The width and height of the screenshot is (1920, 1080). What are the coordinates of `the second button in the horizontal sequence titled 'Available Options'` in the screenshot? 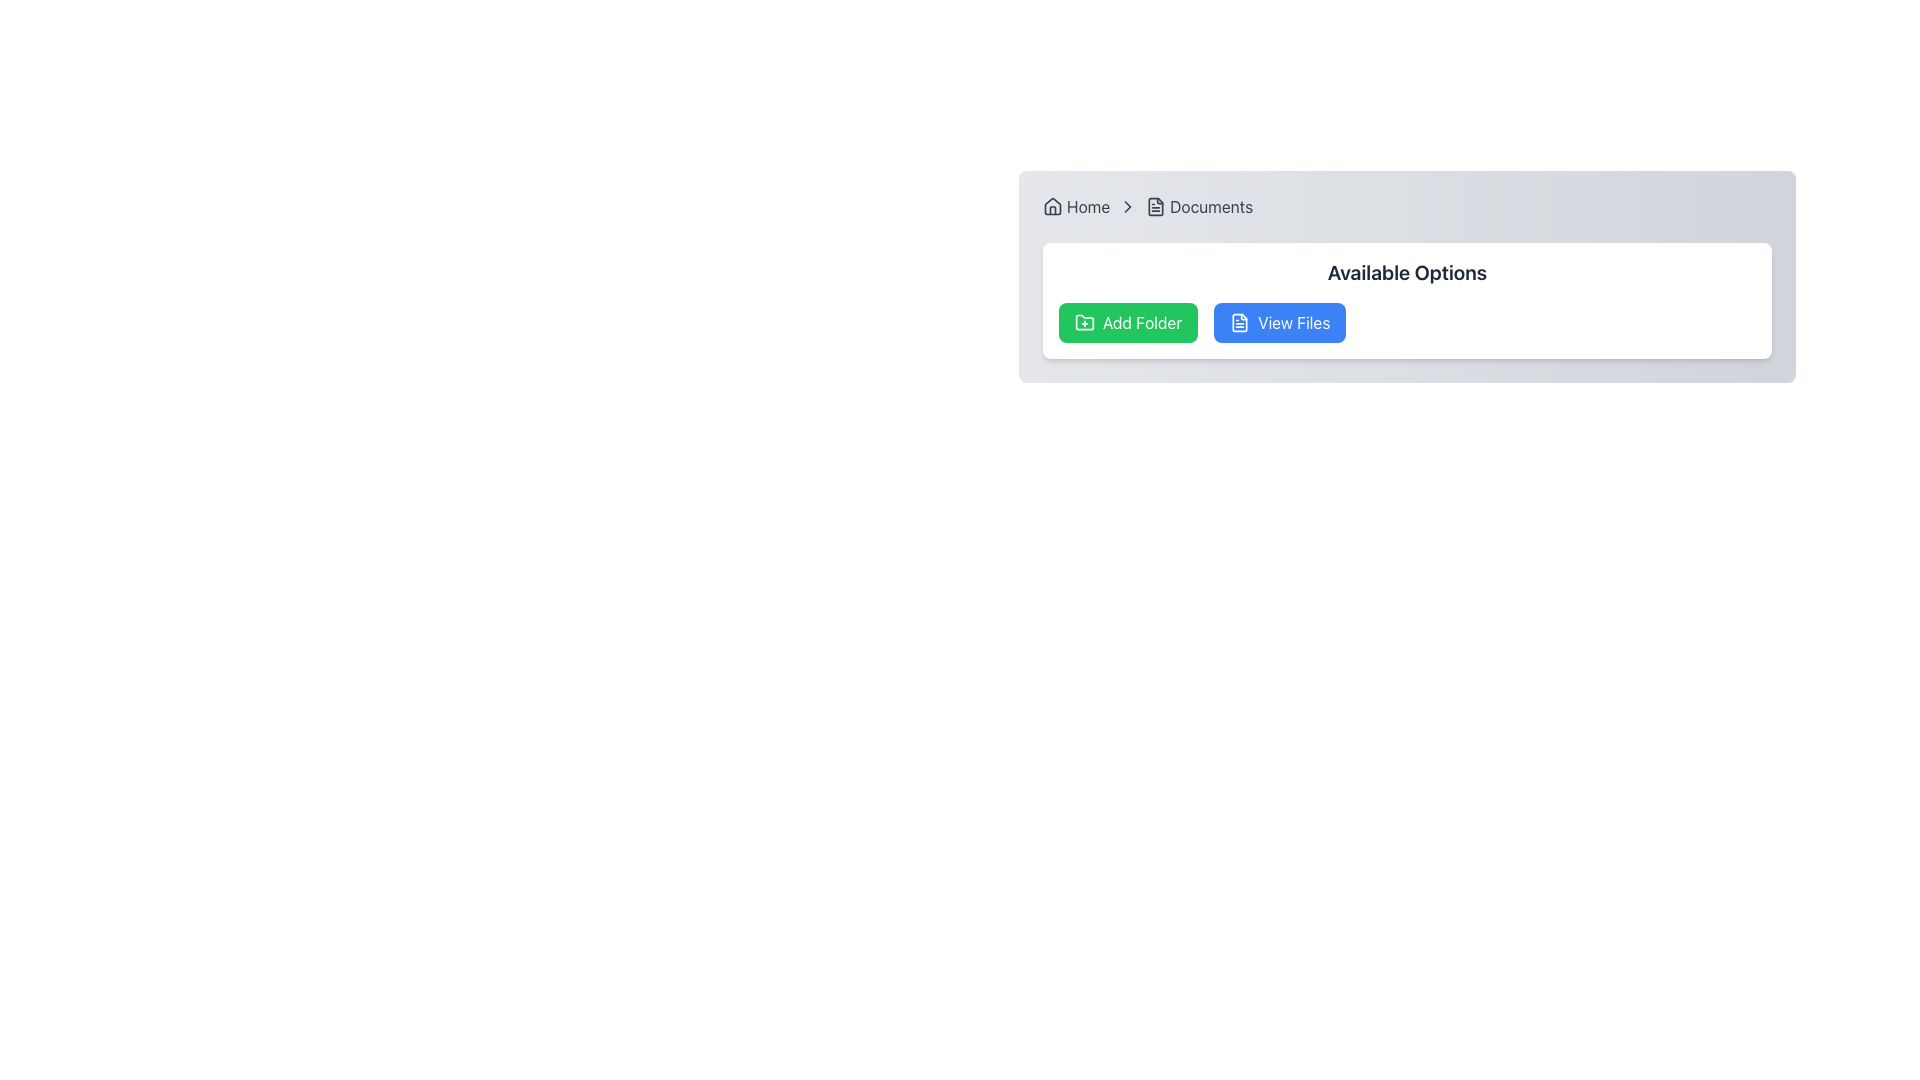 It's located at (1280, 322).